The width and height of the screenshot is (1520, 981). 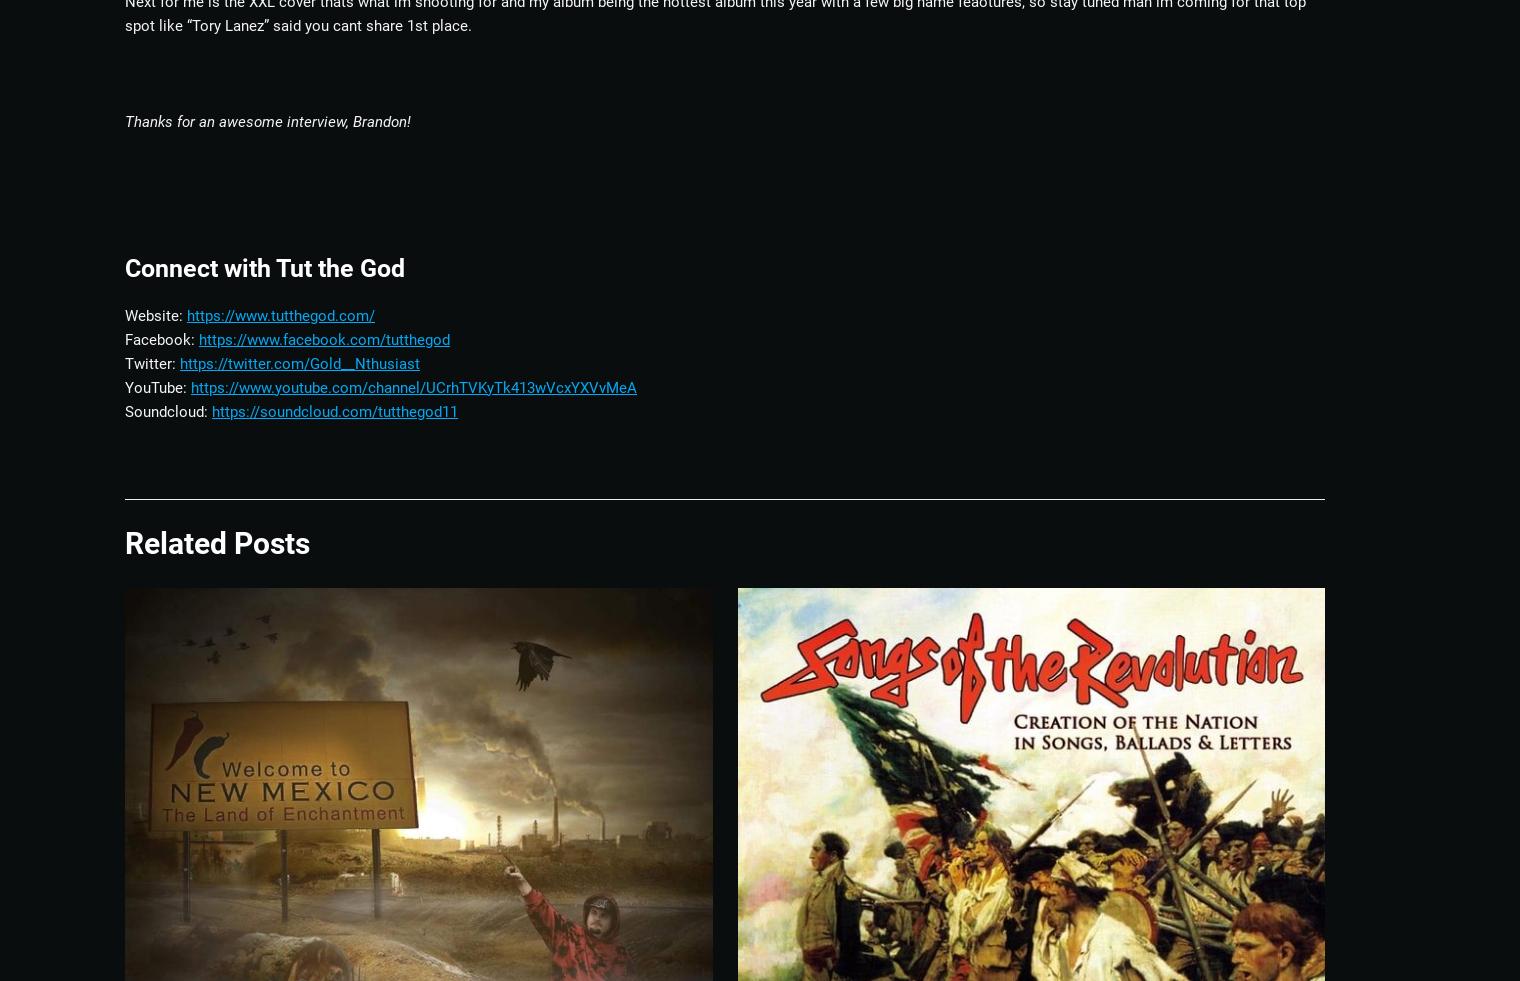 What do you see at coordinates (300, 361) in the screenshot?
I see `'https://twitter.com/Gold__Nthusiast'` at bounding box center [300, 361].